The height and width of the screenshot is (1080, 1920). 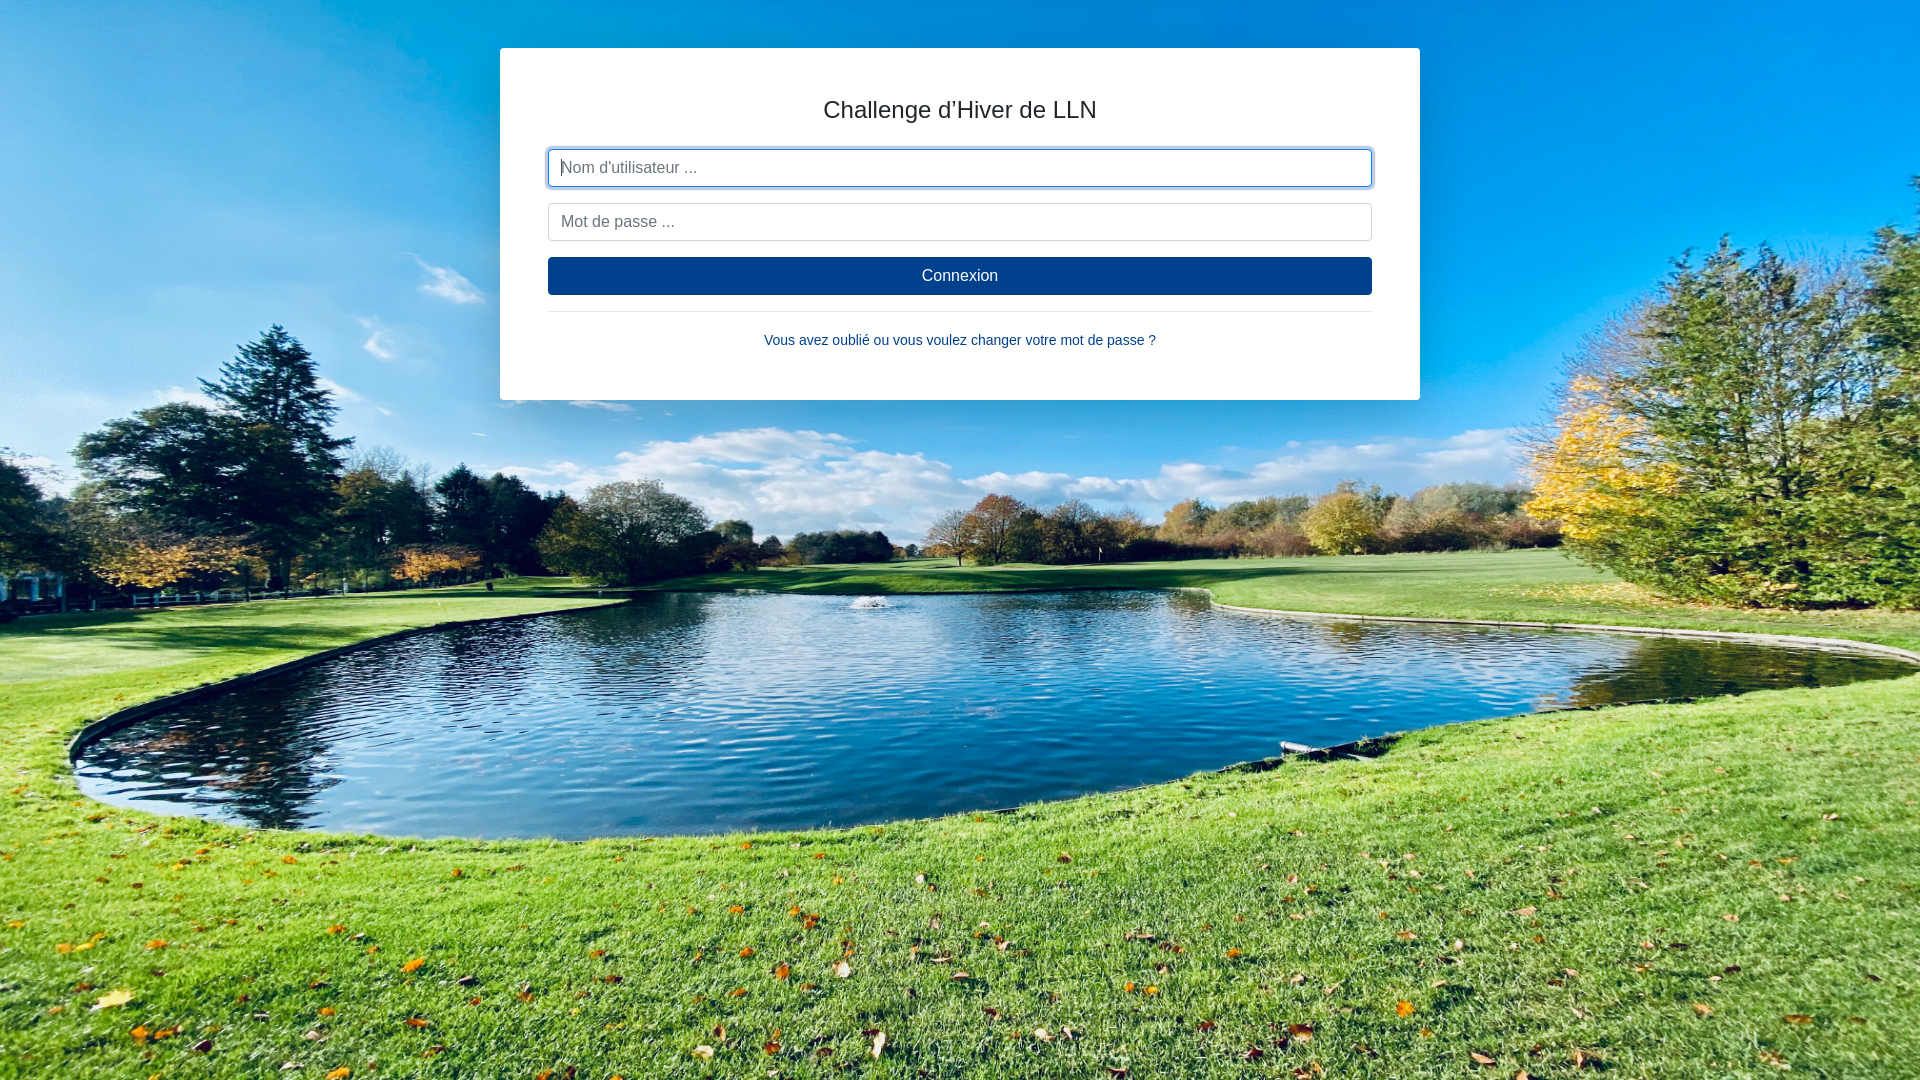 I want to click on 'Connexion', so click(x=960, y=276).